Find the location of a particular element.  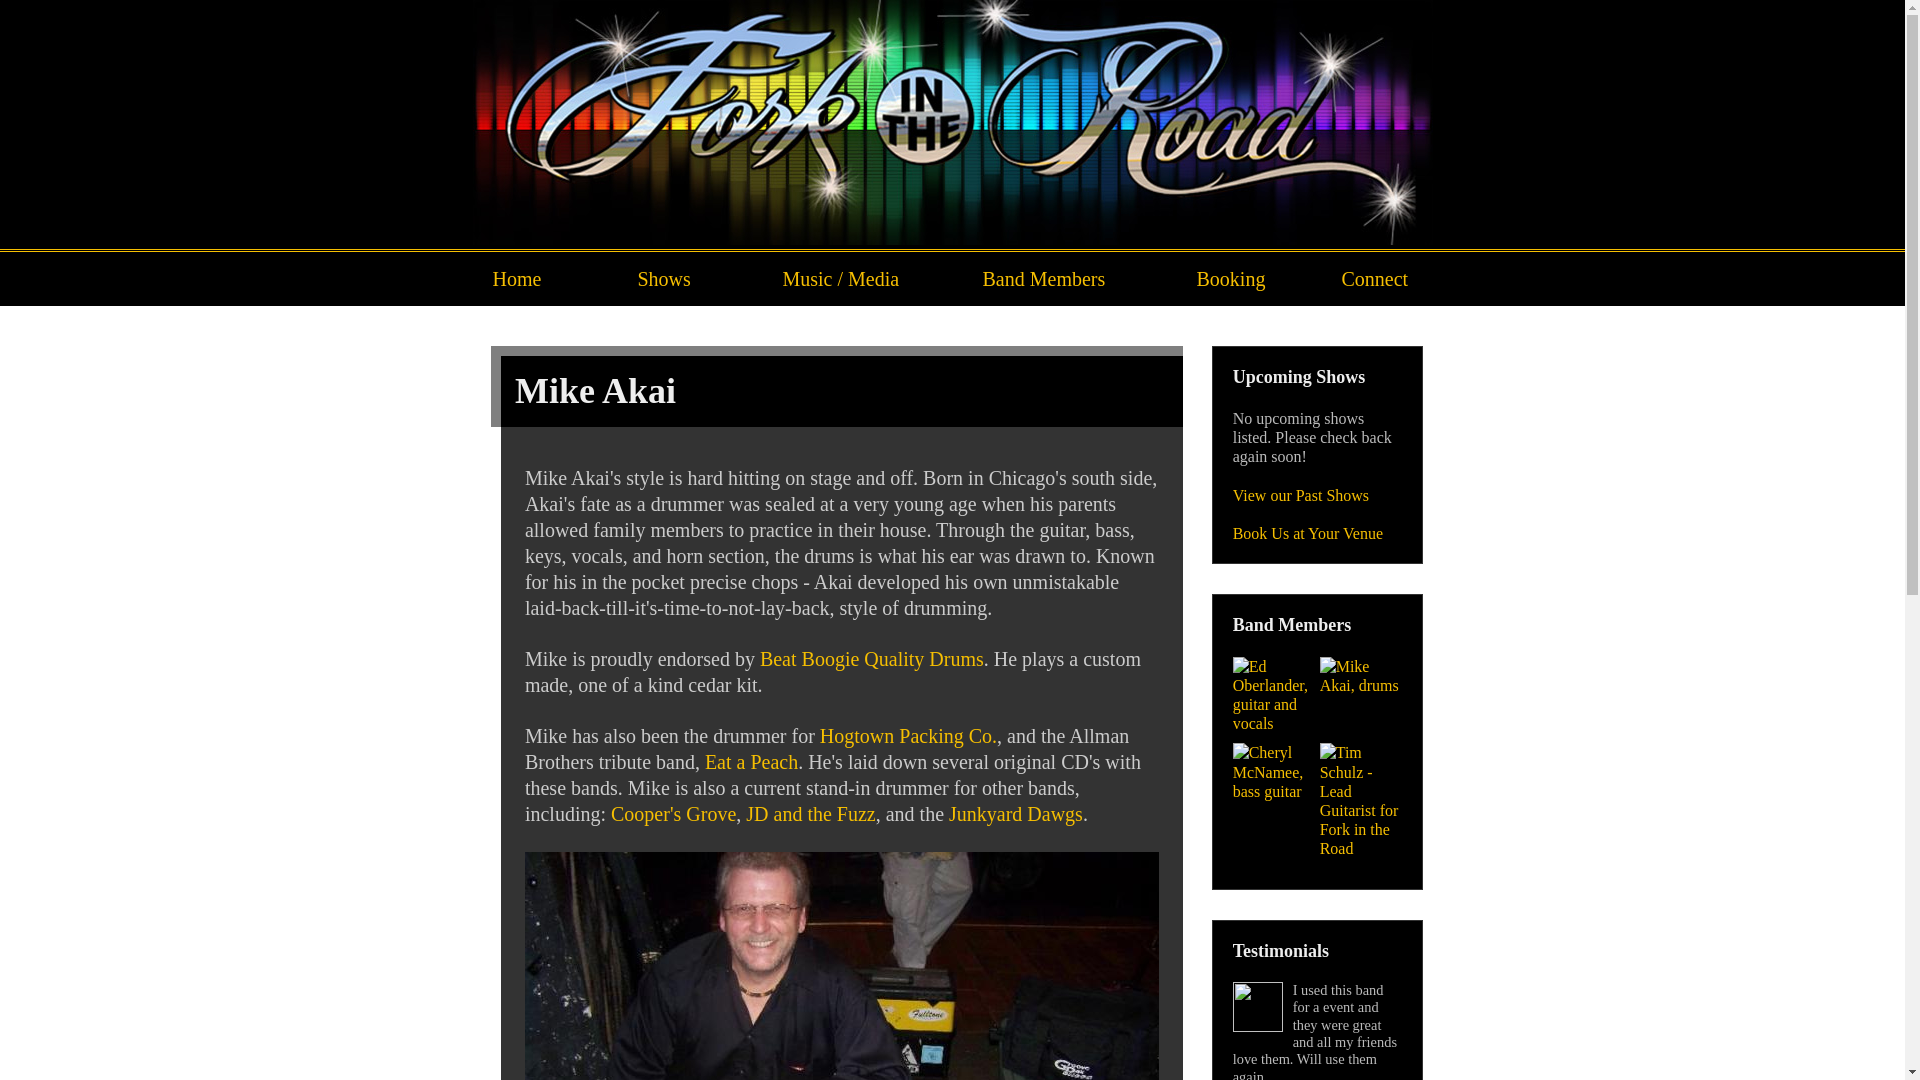

'Shows' is located at coordinates (690, 278).